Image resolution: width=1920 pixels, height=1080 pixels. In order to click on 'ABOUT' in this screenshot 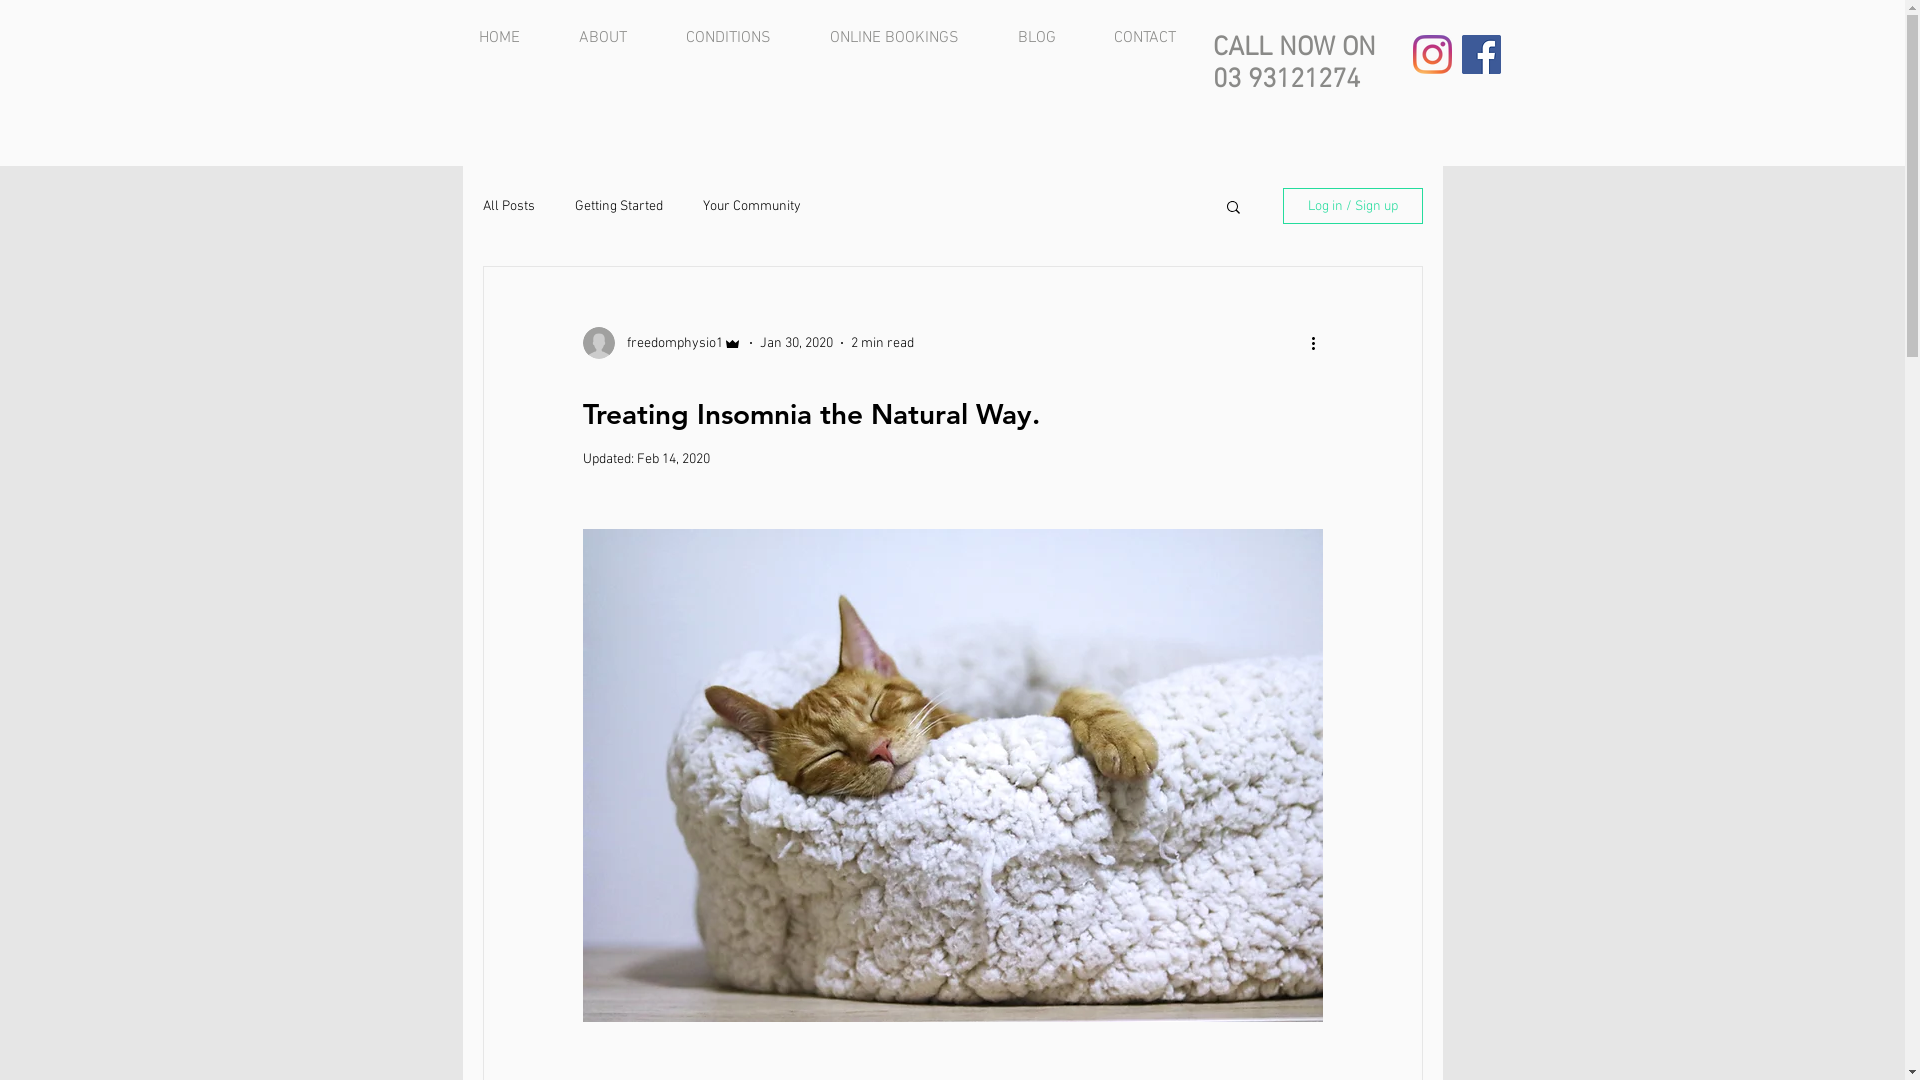, I will do `click(616, 38)`.